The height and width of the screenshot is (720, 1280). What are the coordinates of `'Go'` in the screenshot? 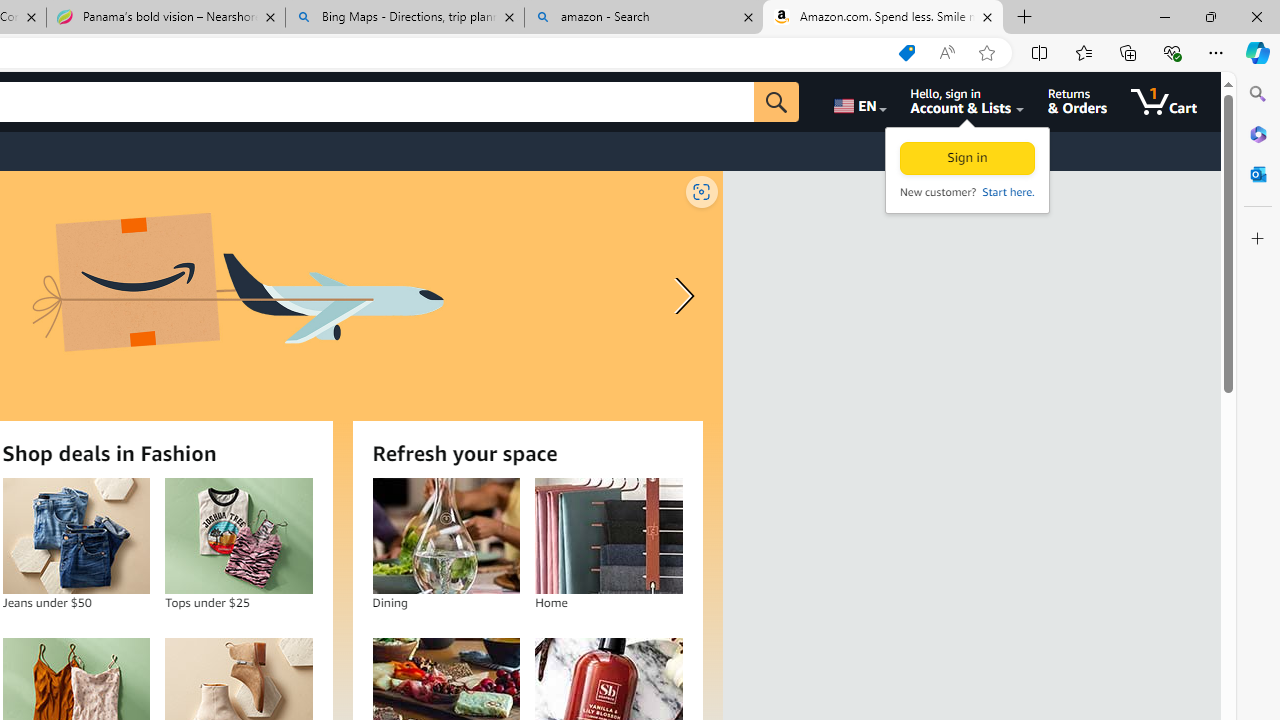 It's located at (775, 101).